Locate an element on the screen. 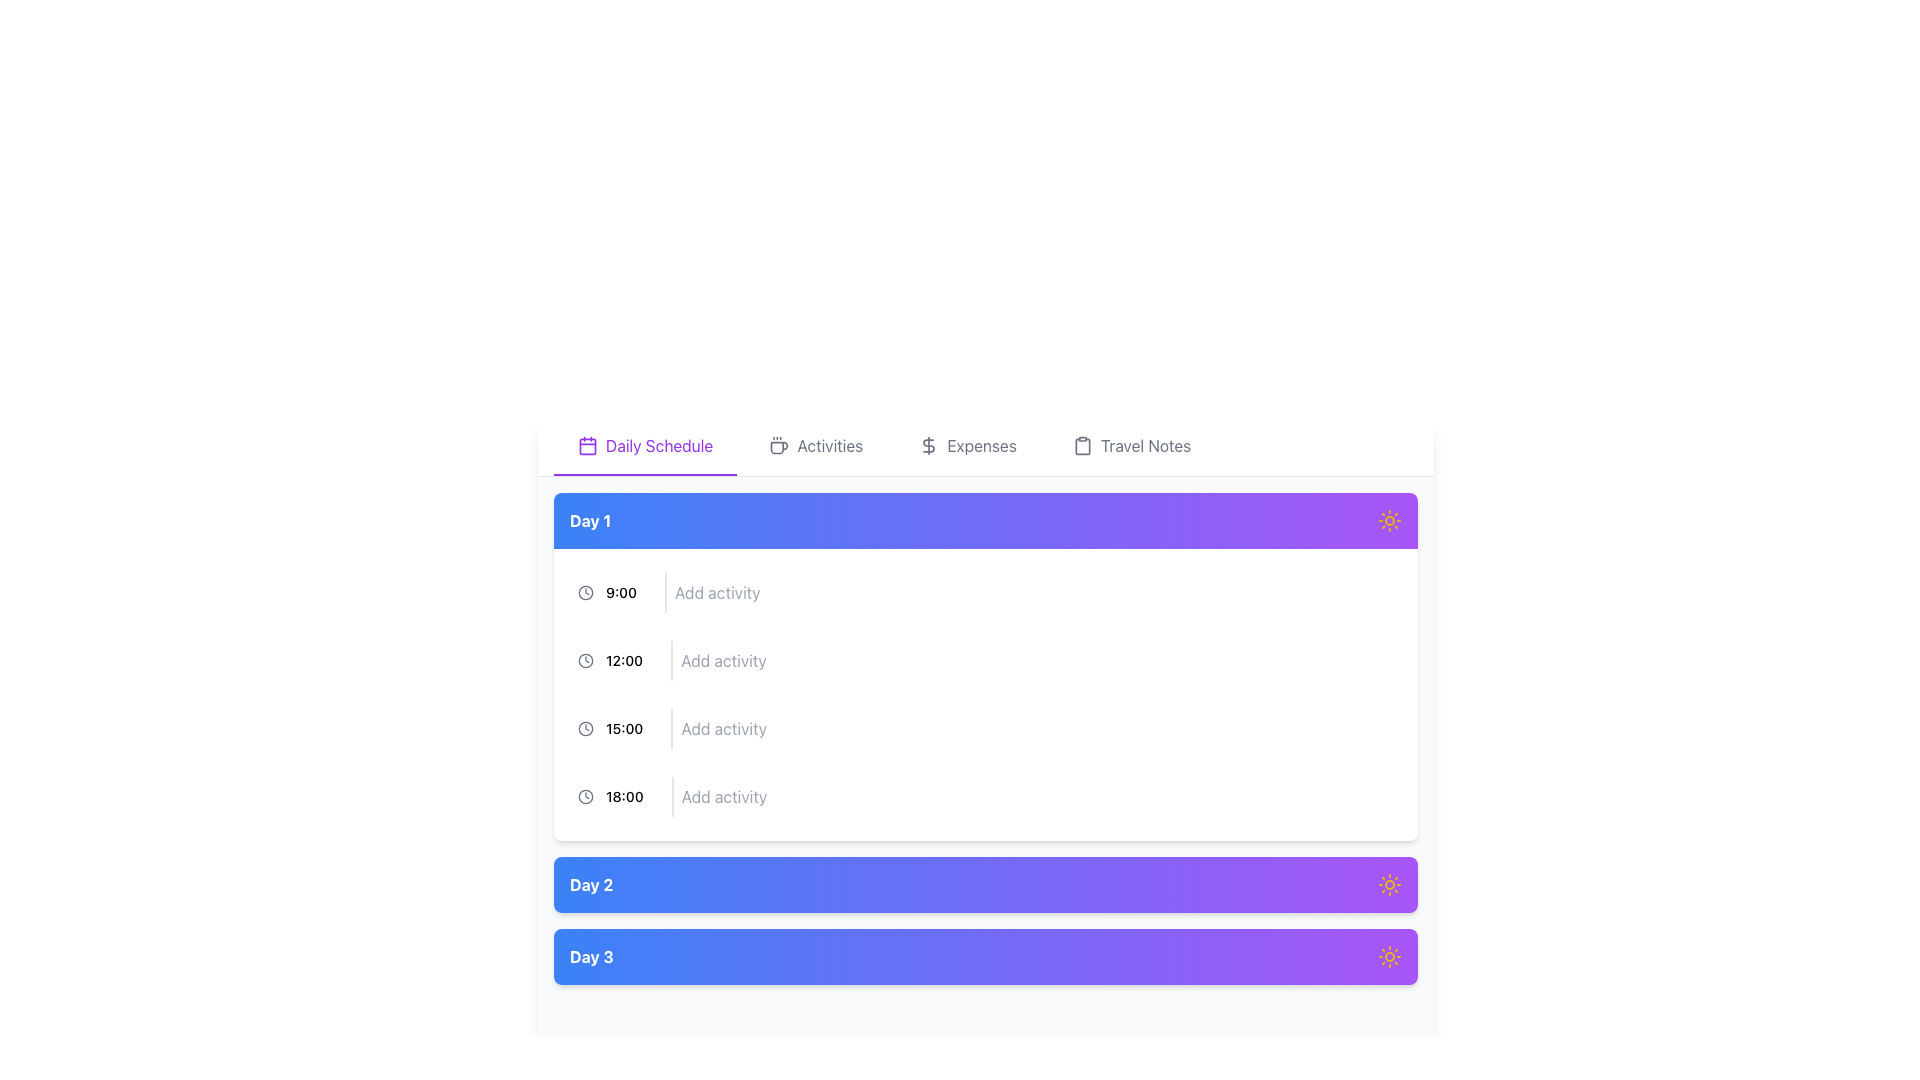 The width and height of the screenshot is (1920, 1080). the 'Daily Schedule' navigation tab located at the top of the section, which is the first tab in a horizontal navigation bar is located at coordinates (645, 446).